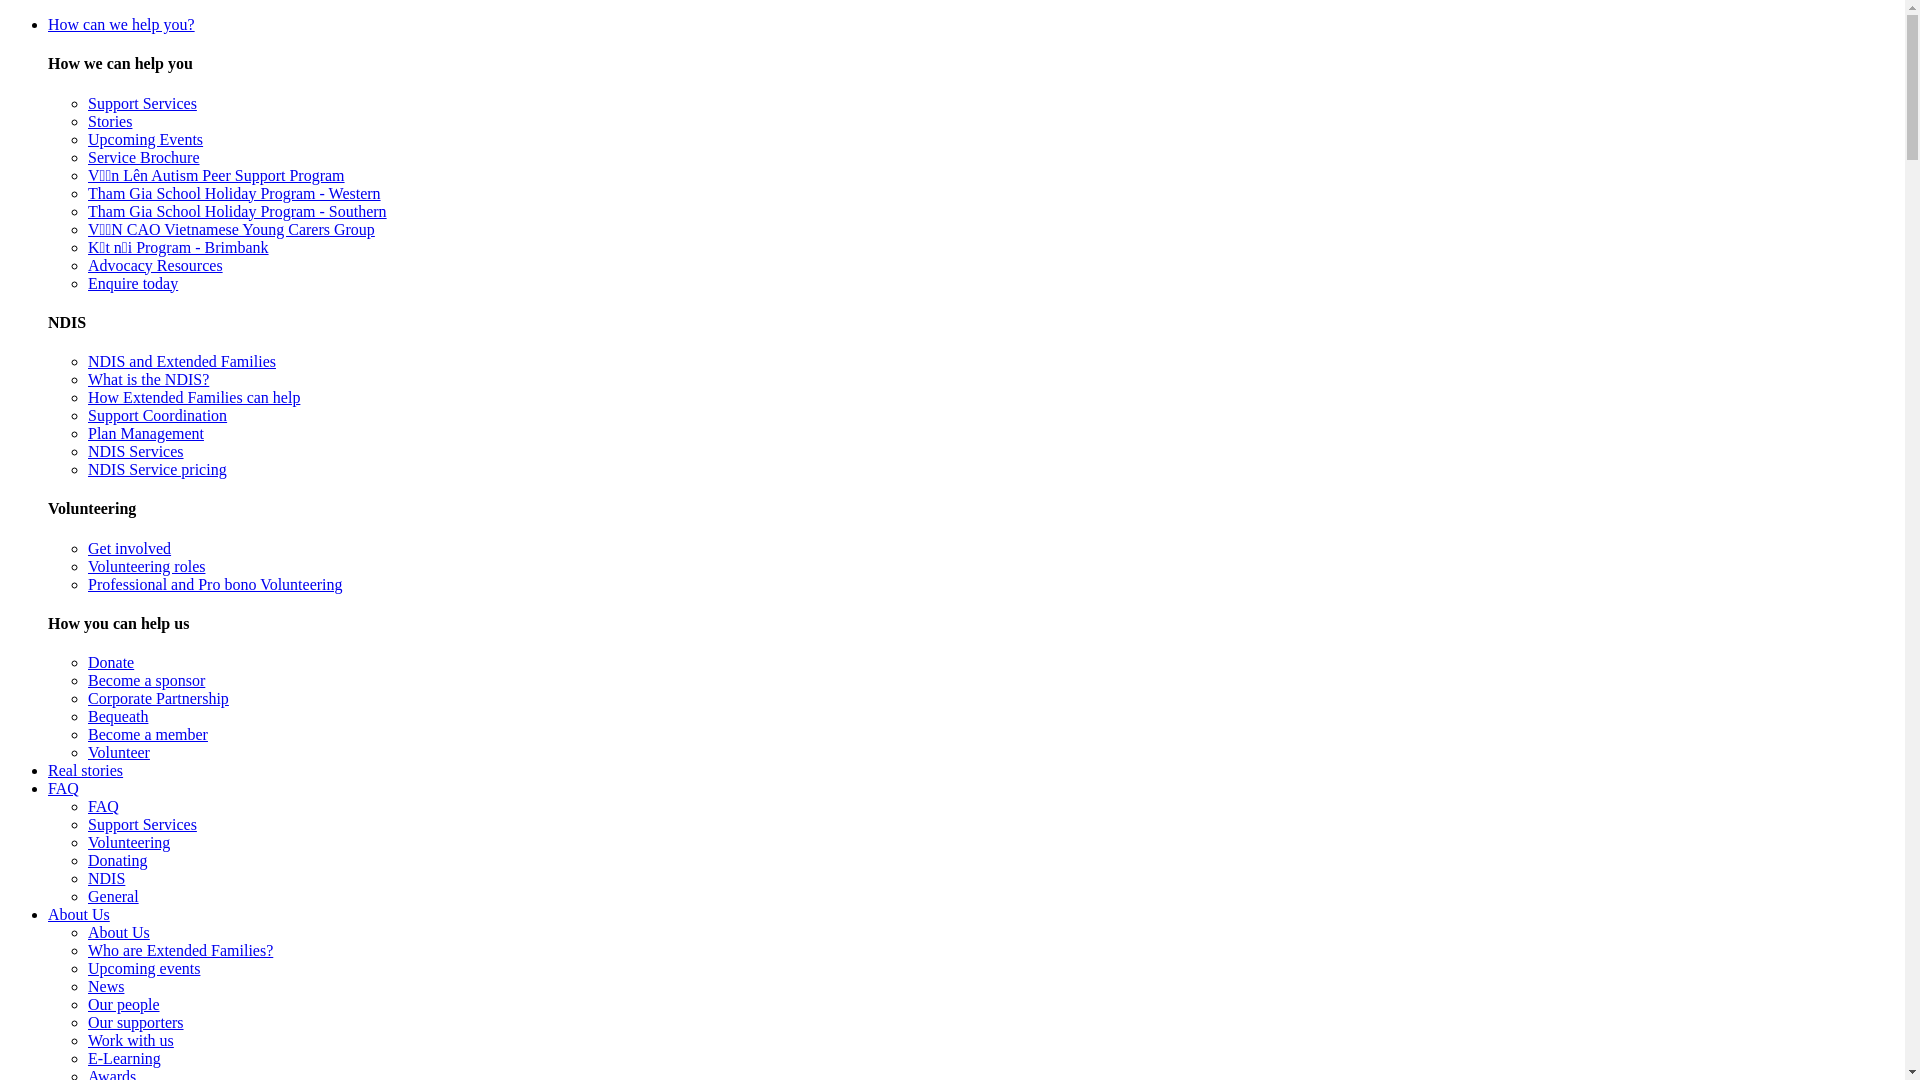  I want to click on 'Volunteer', so click(118, 752).